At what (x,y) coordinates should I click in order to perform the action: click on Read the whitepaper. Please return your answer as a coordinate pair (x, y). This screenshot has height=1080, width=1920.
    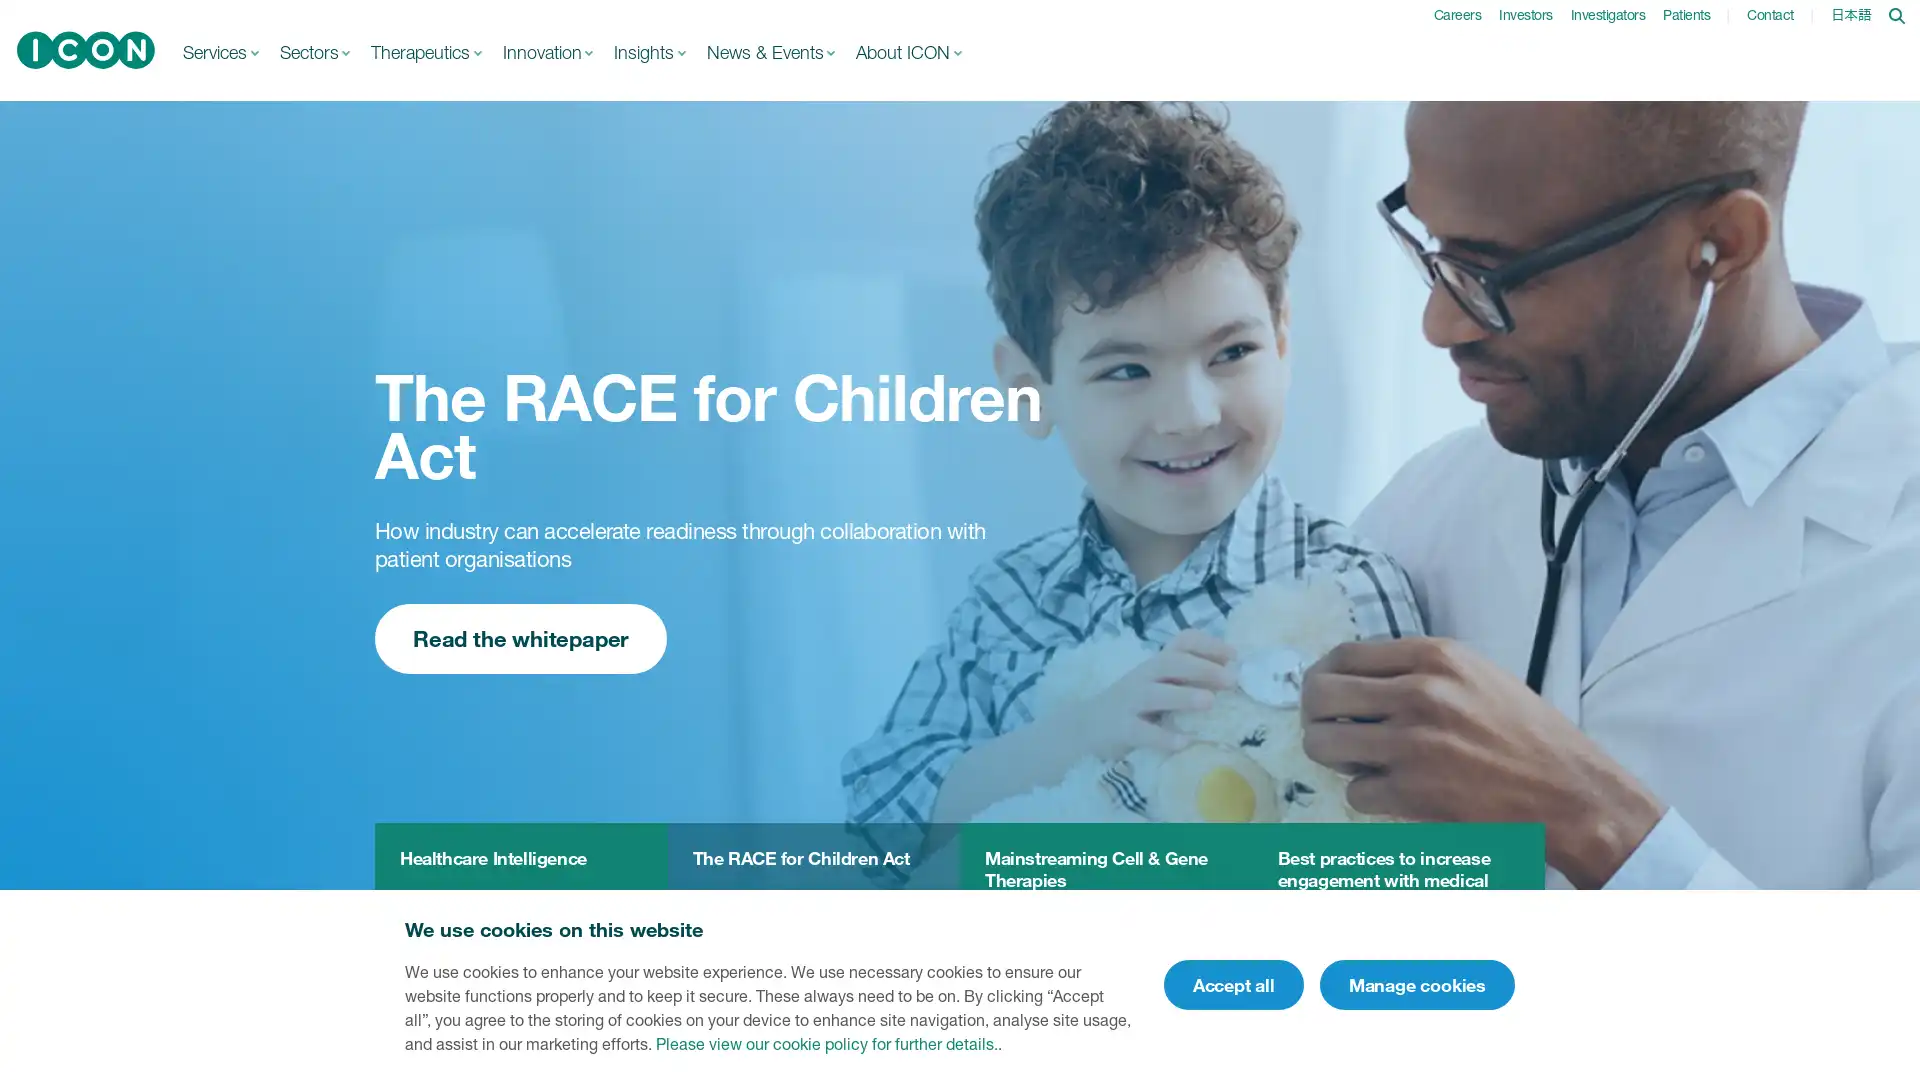
    Looking at the image, I should click on (521, 709).